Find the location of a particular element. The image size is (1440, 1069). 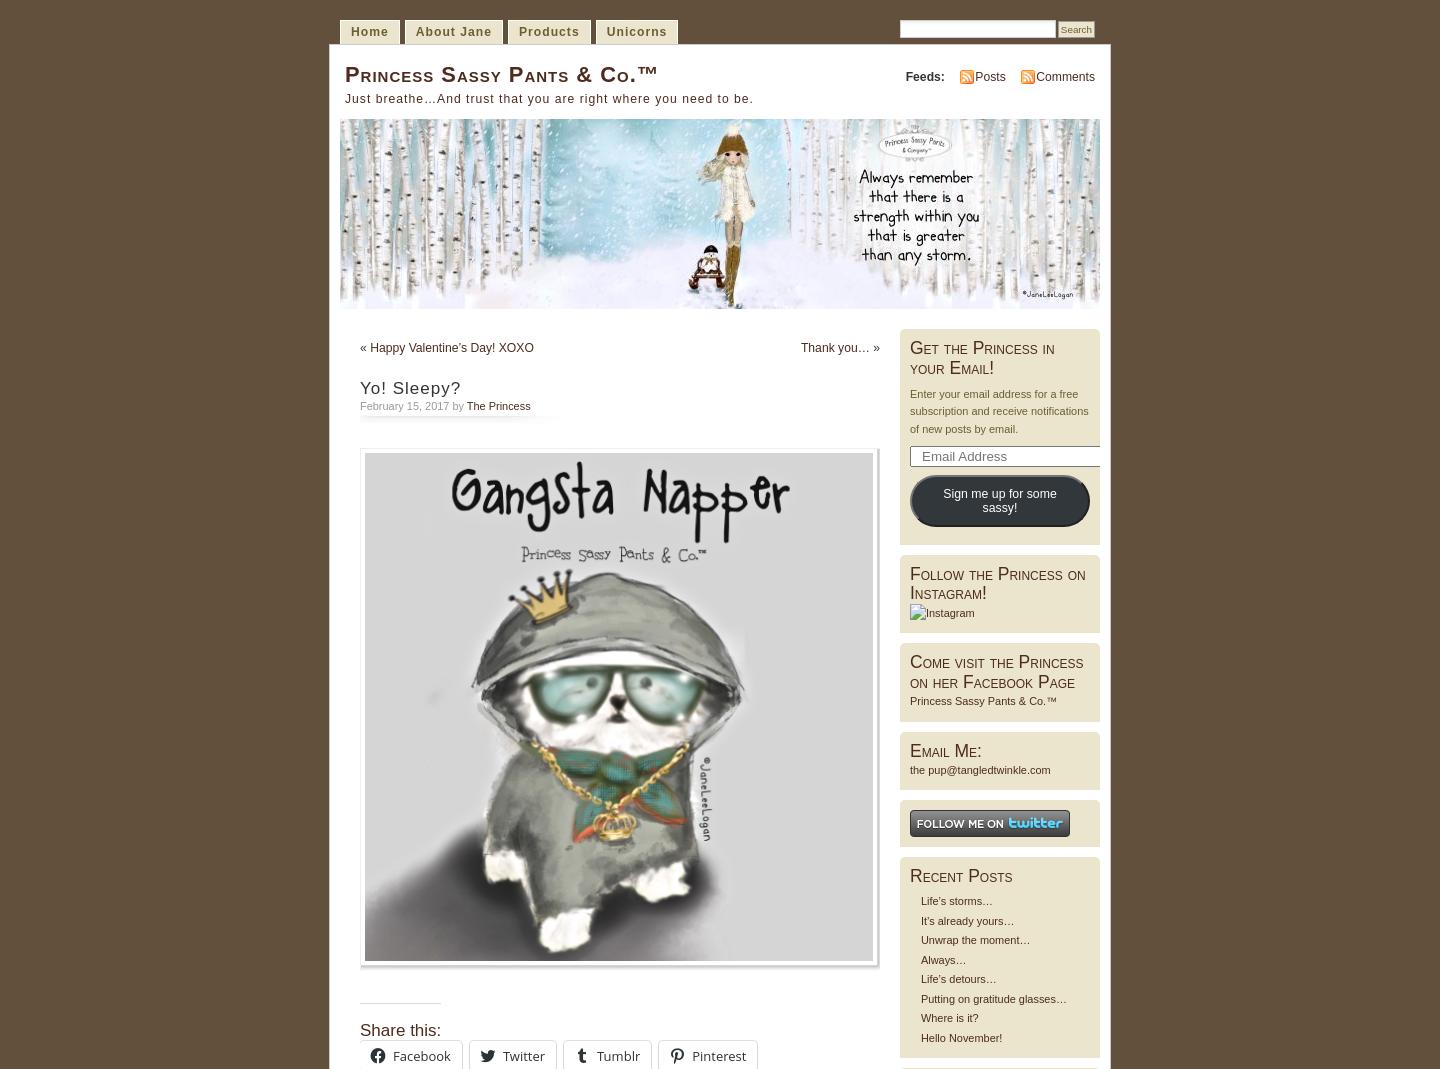

'Unwrap the moment…' is located at coordinates (974, 938).